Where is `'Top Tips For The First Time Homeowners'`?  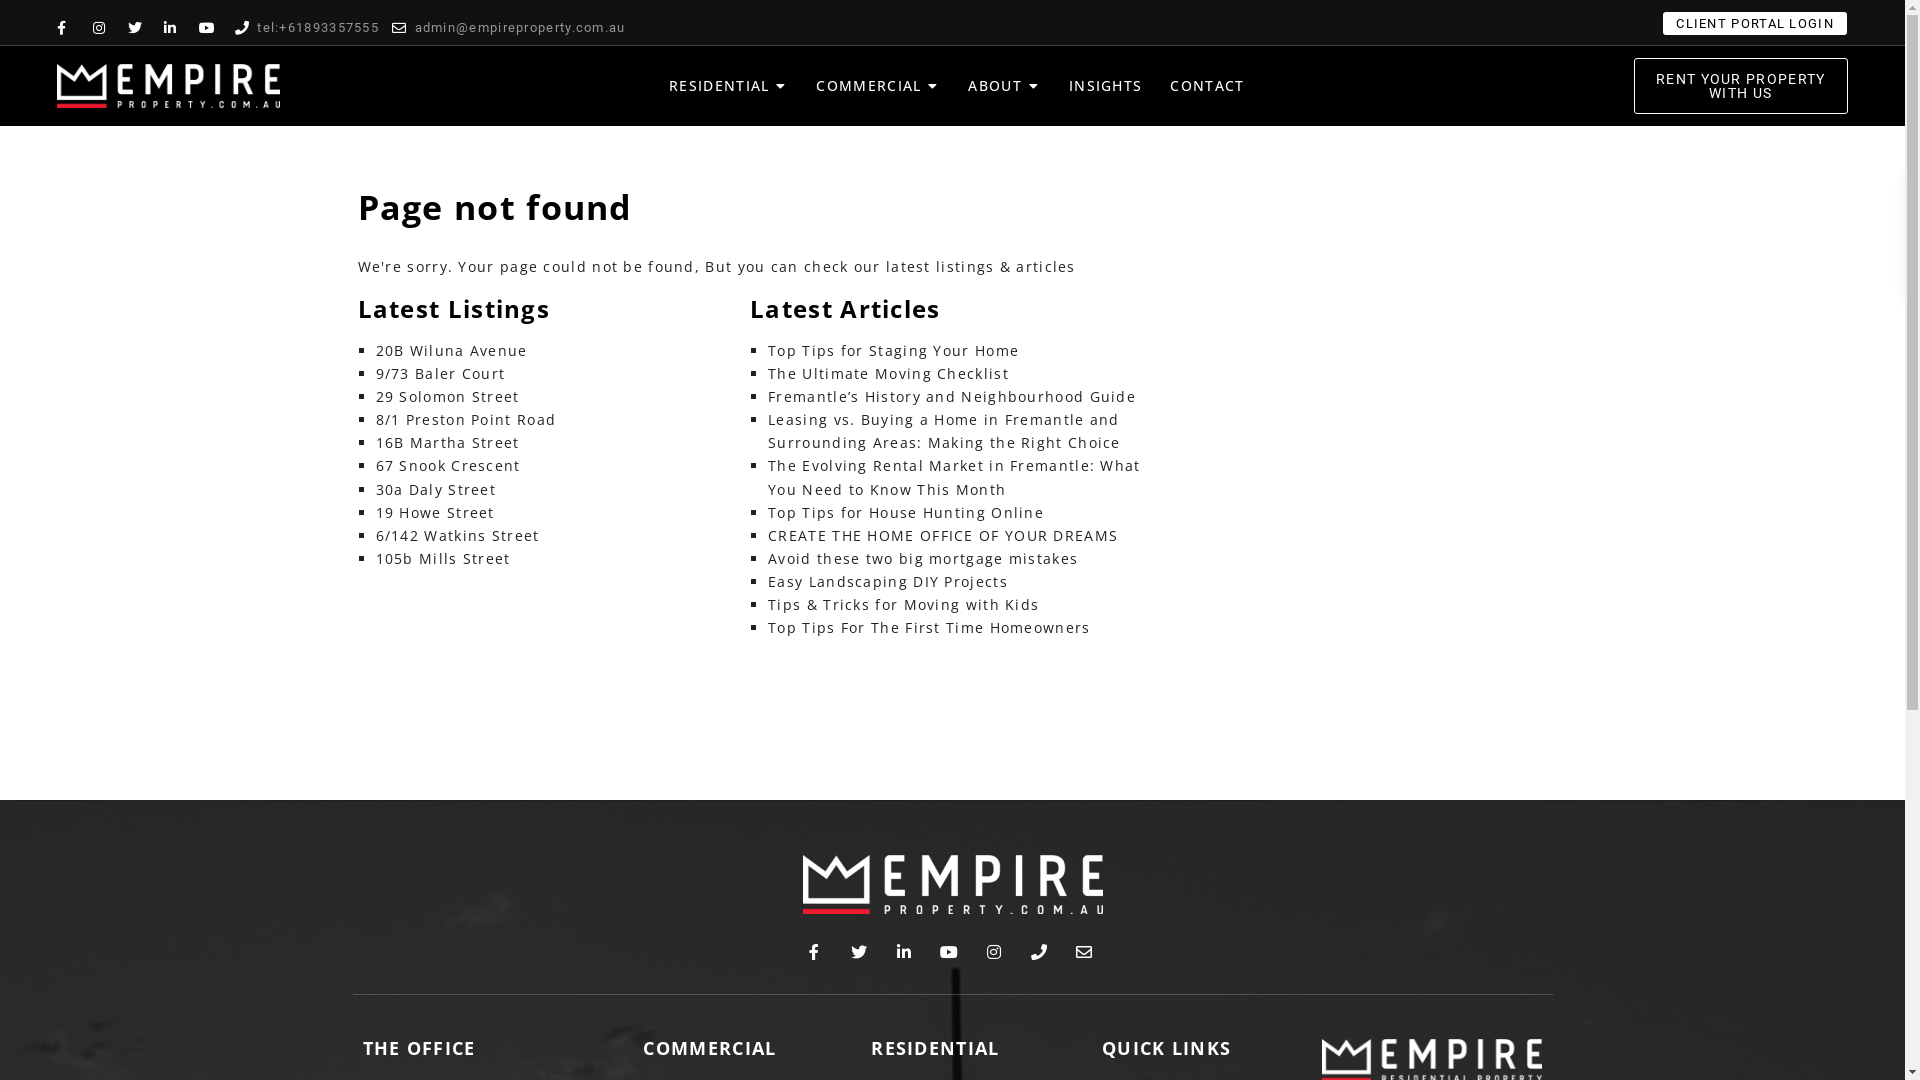
'Top Tips For The First Time Homeowners' is located at coordinates (928, 626).